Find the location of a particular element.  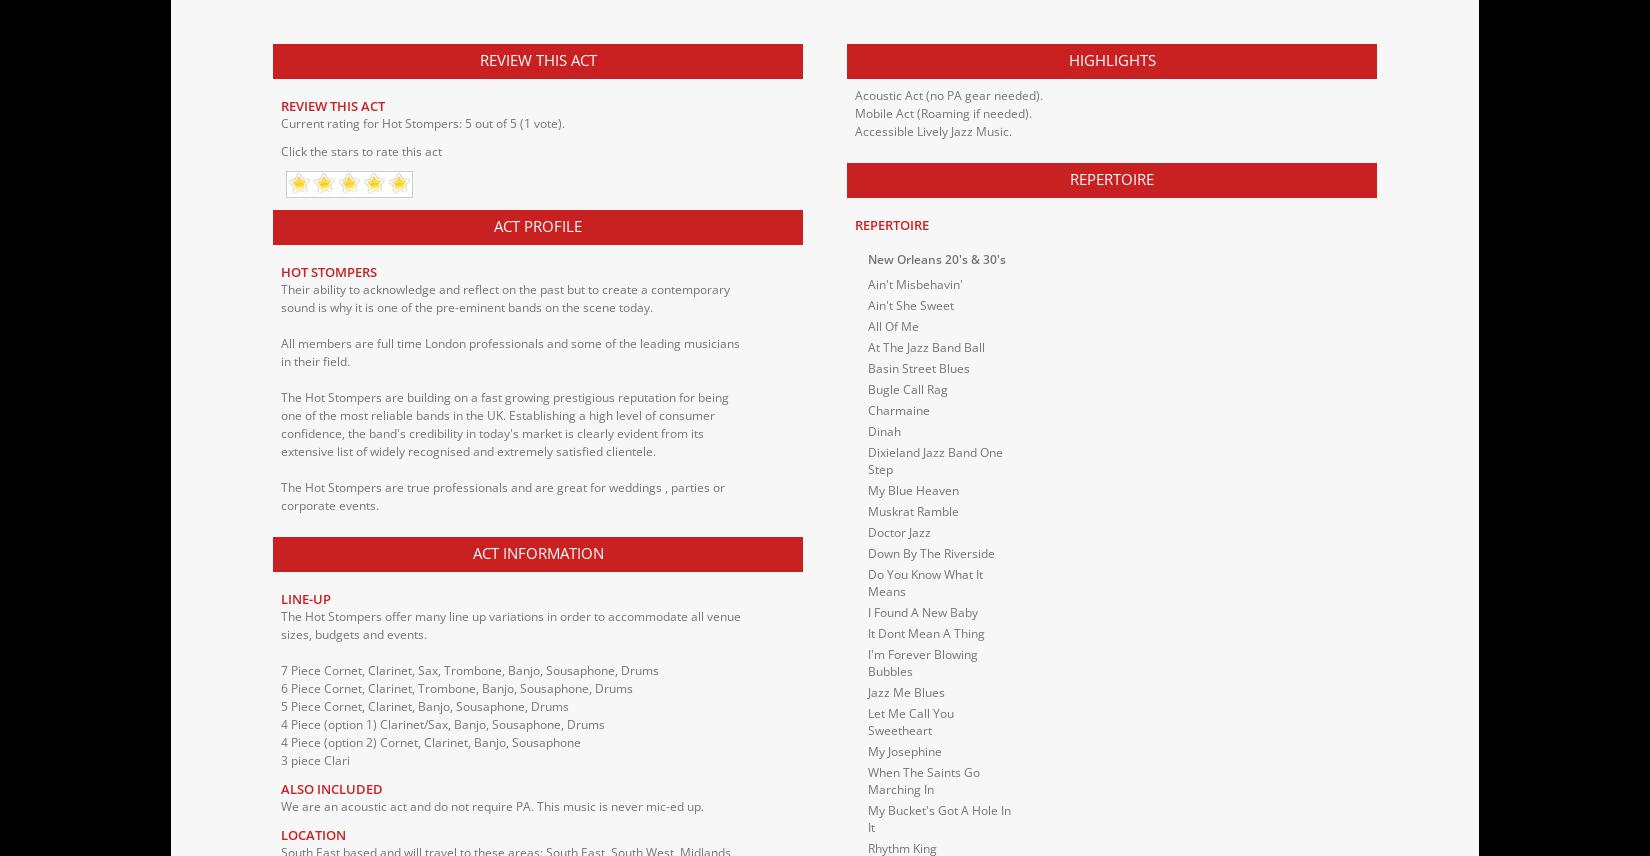

'Line-up' is located at coordinates (306, 598).